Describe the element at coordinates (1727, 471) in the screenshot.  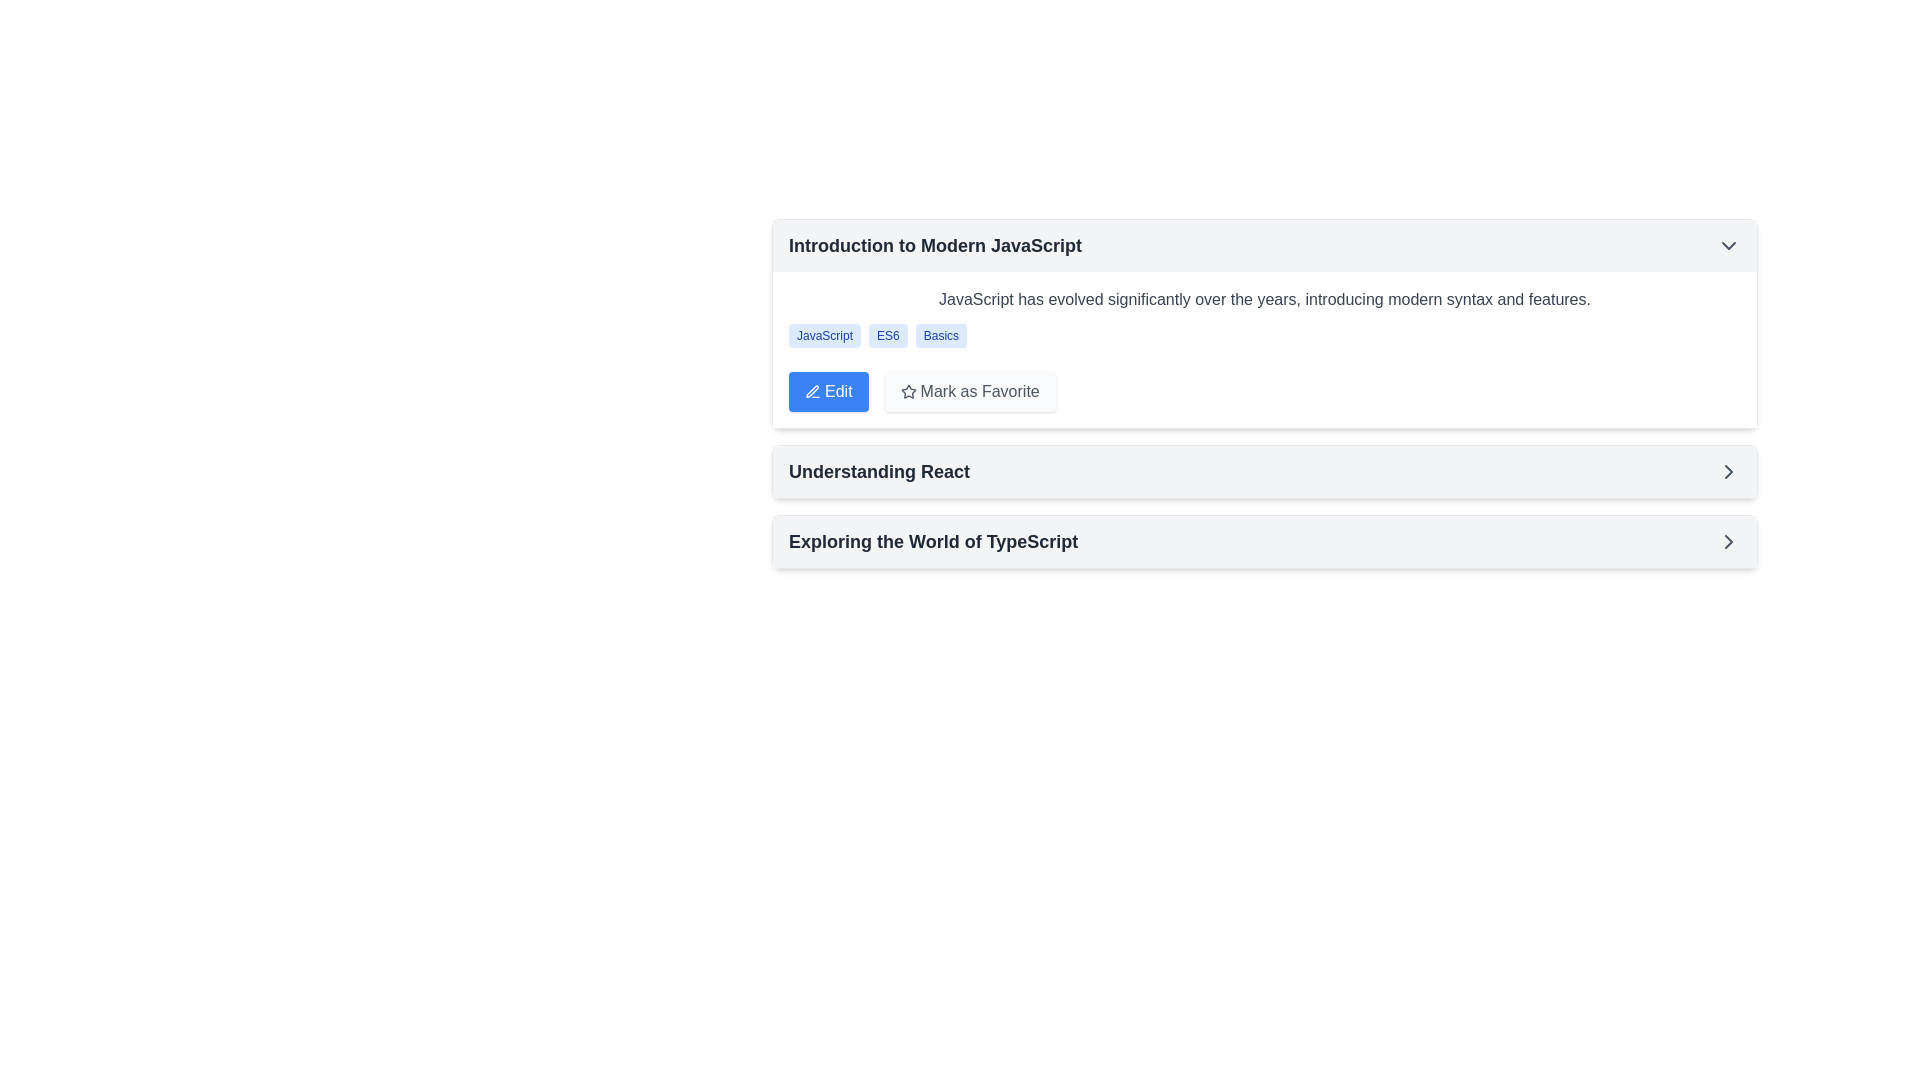
I see `the chevron-shaped icon on the right side of the 'Understanding React' item` at that location.